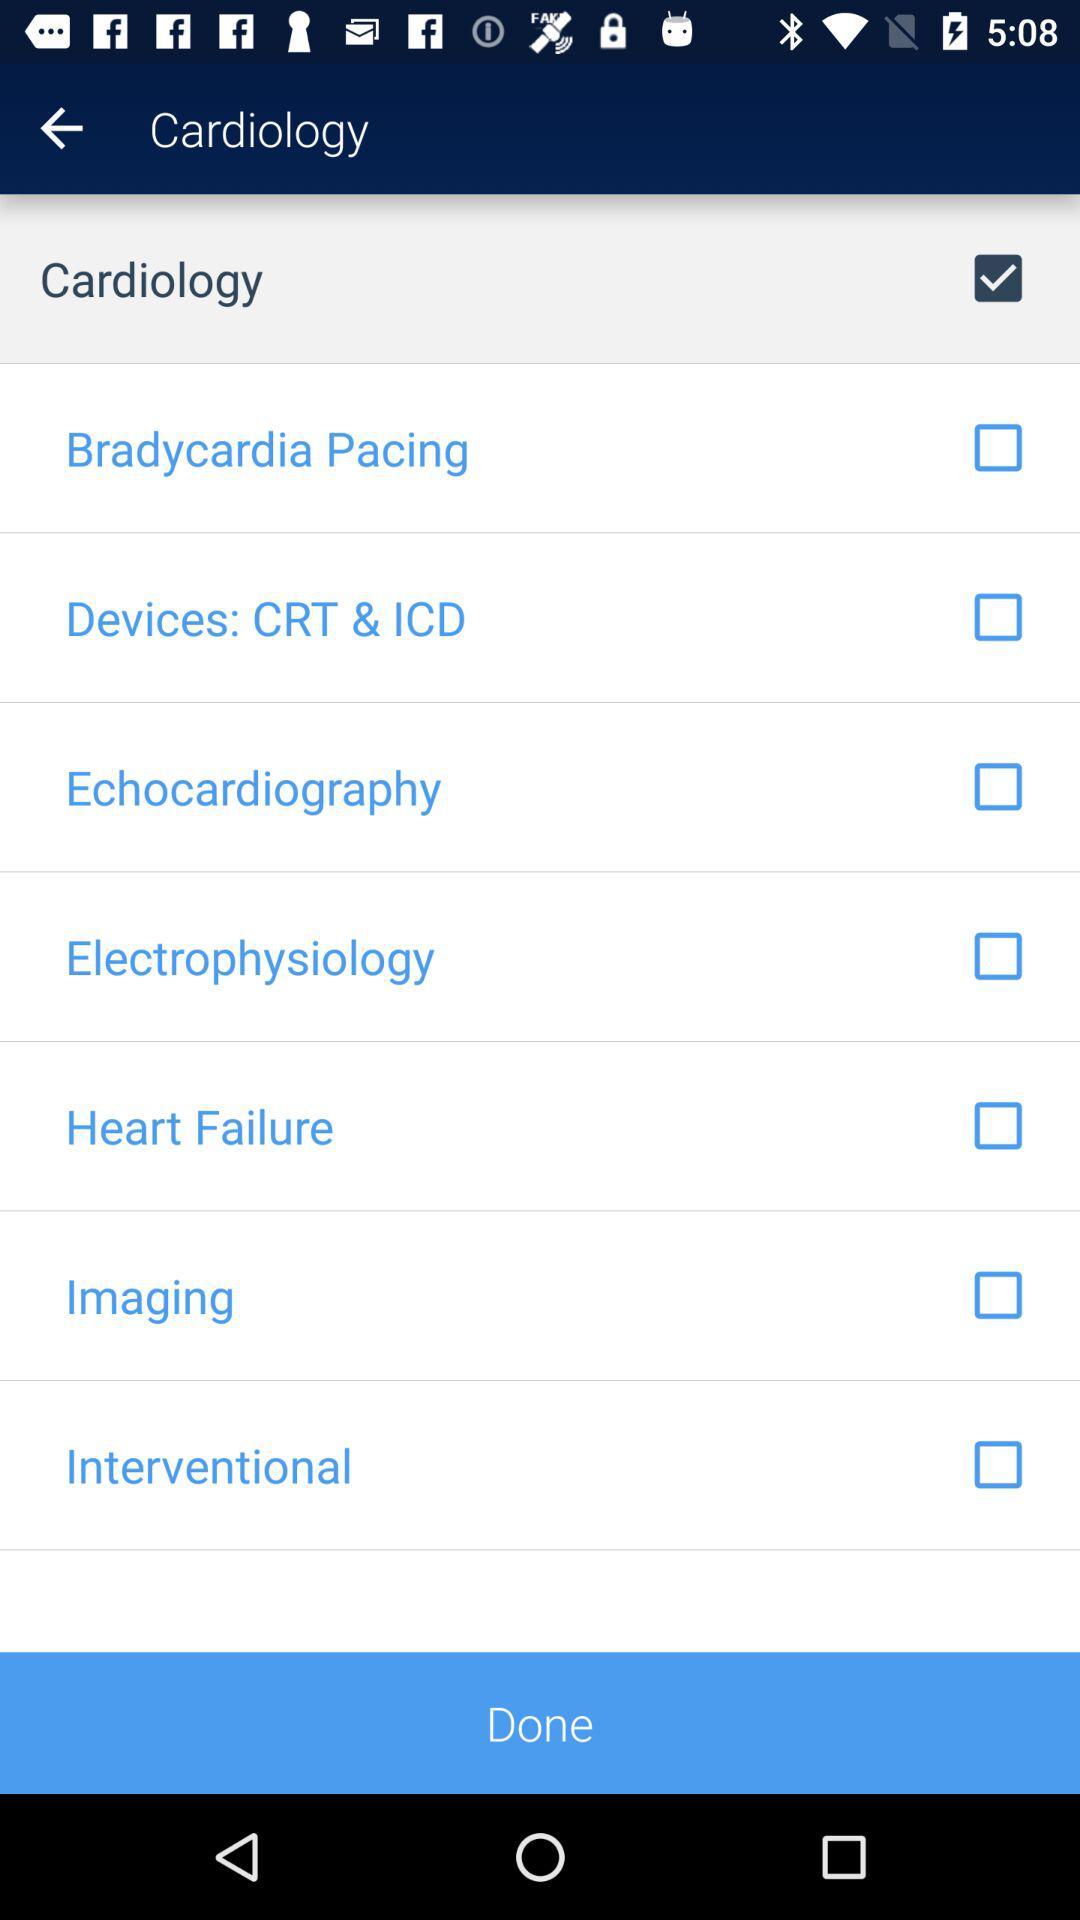 Image resolution: width=1080 pixels, height=1920 pixels. Describe the element at coordinates (41, 127) in the screenshot. I see `icon next to the cardiology app` at that location.